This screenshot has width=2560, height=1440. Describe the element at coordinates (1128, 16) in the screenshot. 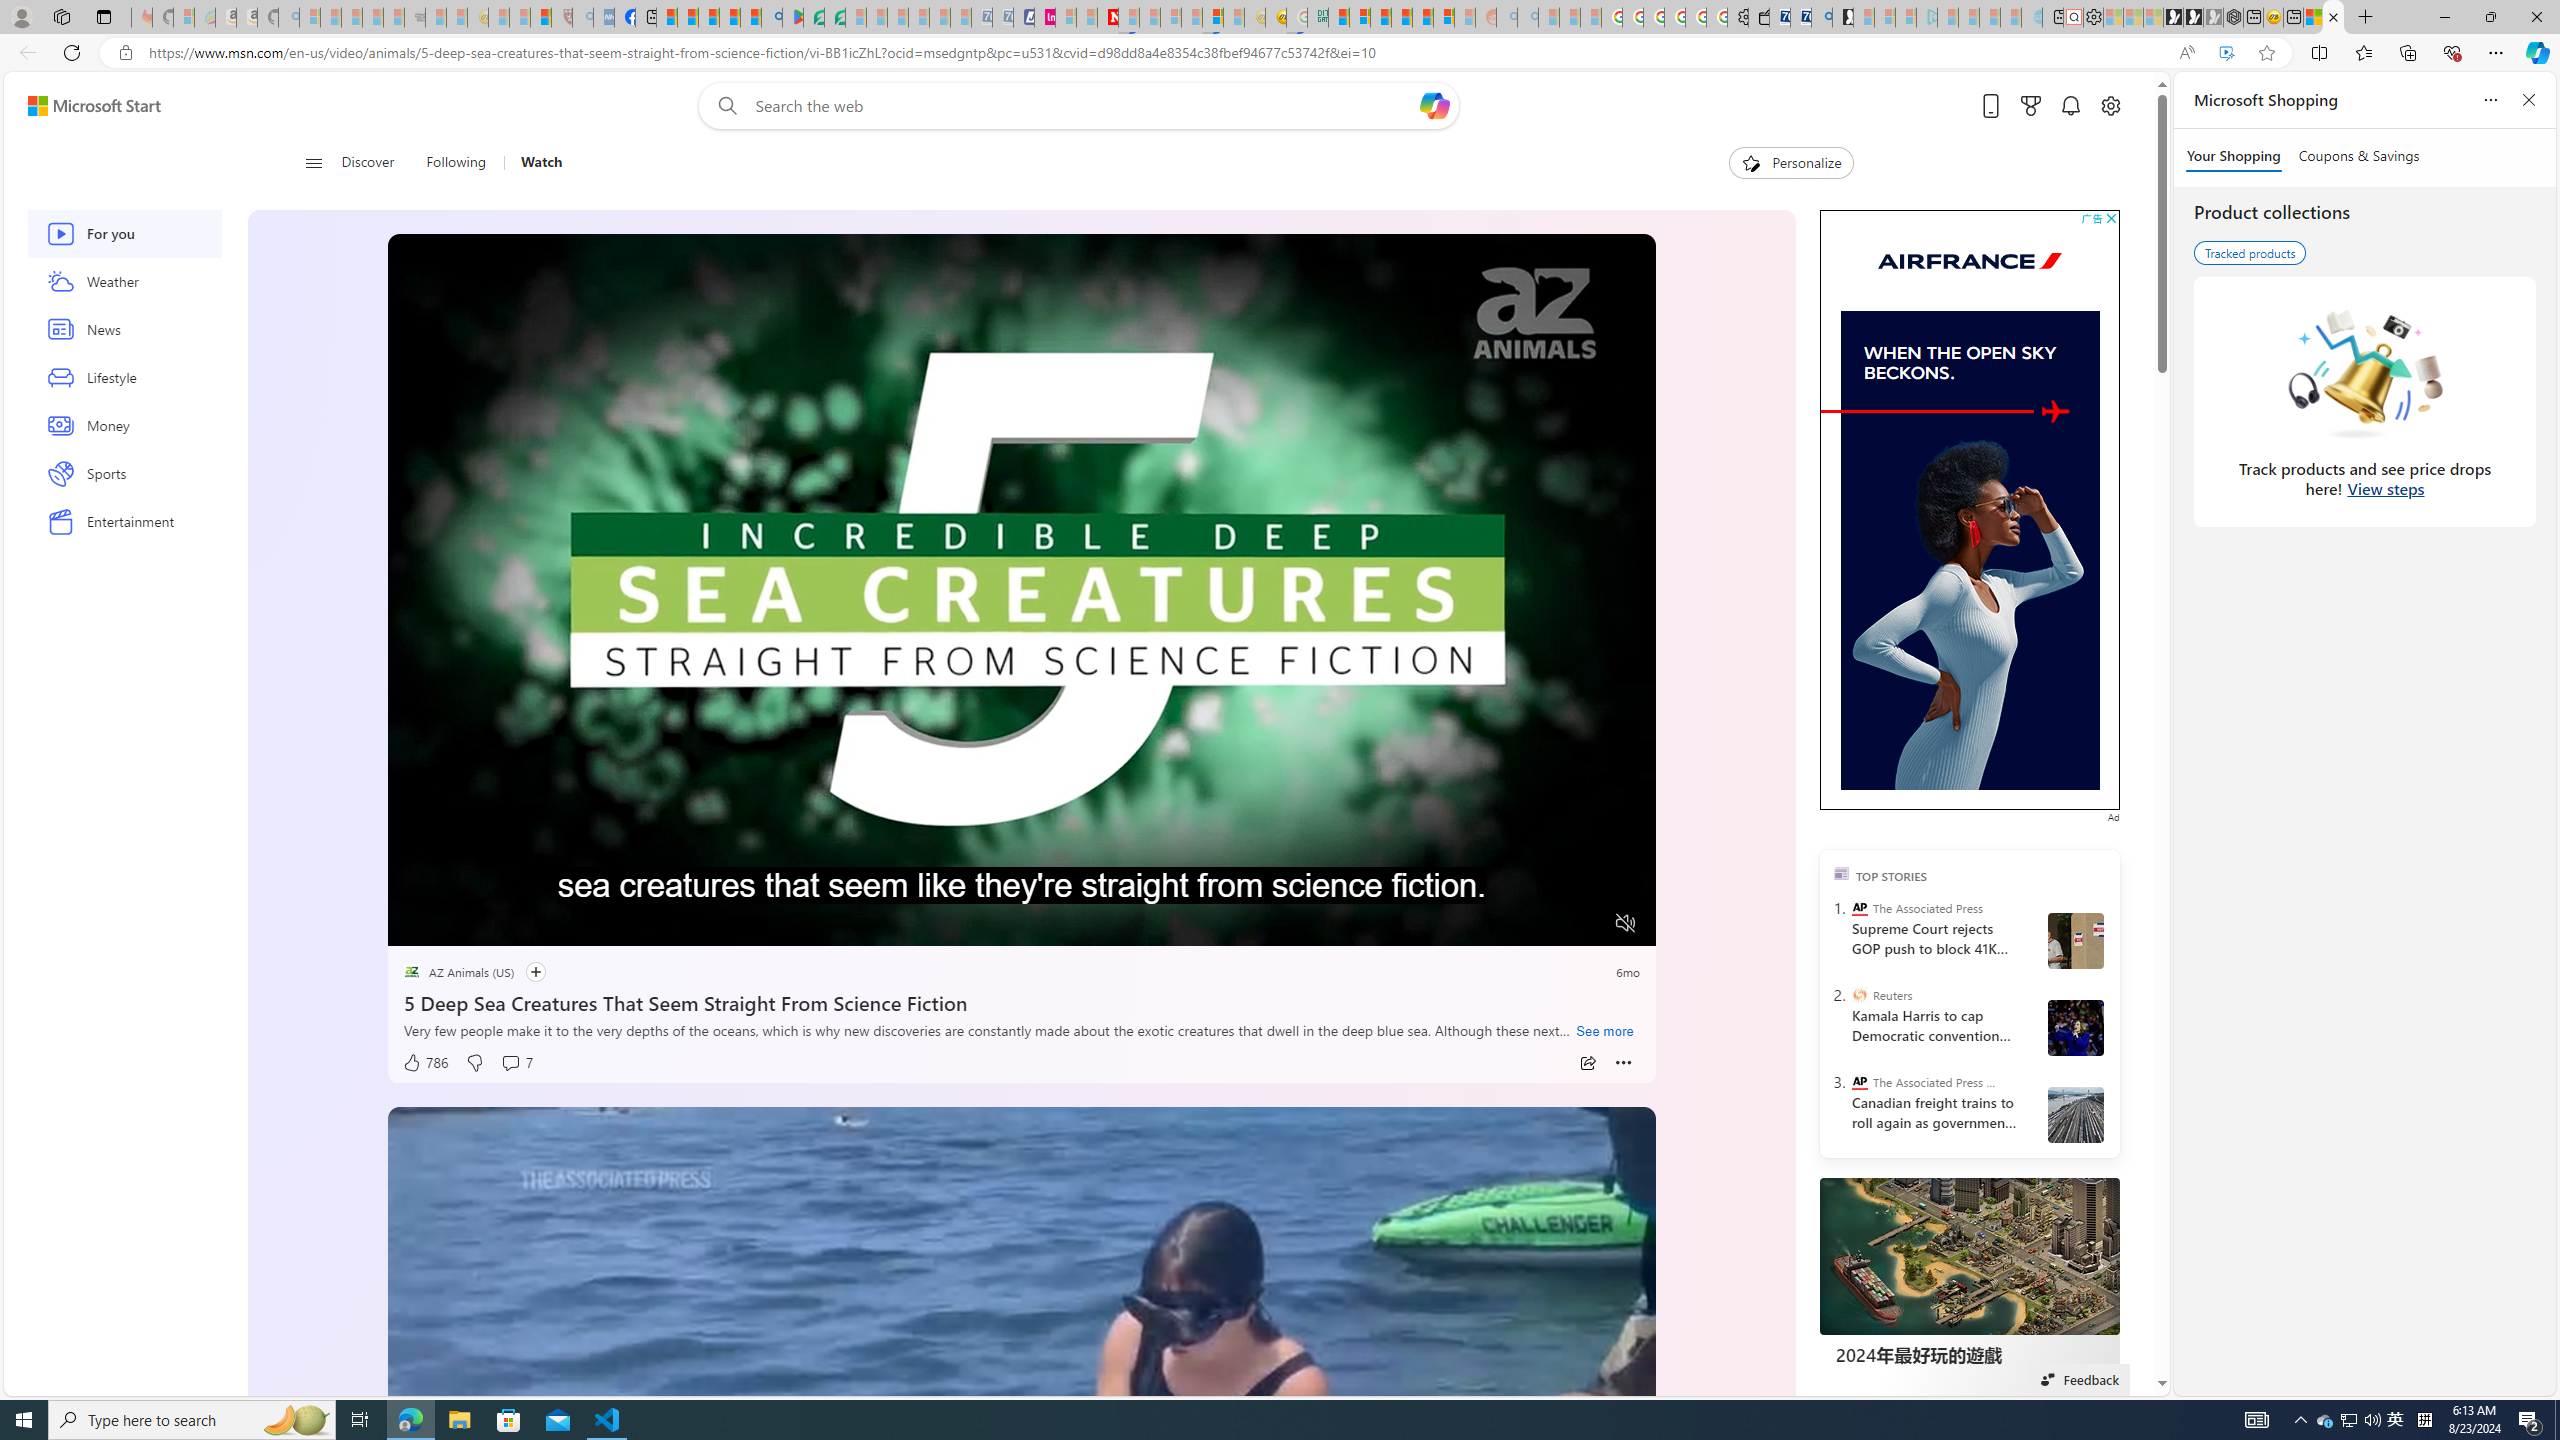

I see `'Trusted Community Engagement and Contributions | Guidelines'` at that location.